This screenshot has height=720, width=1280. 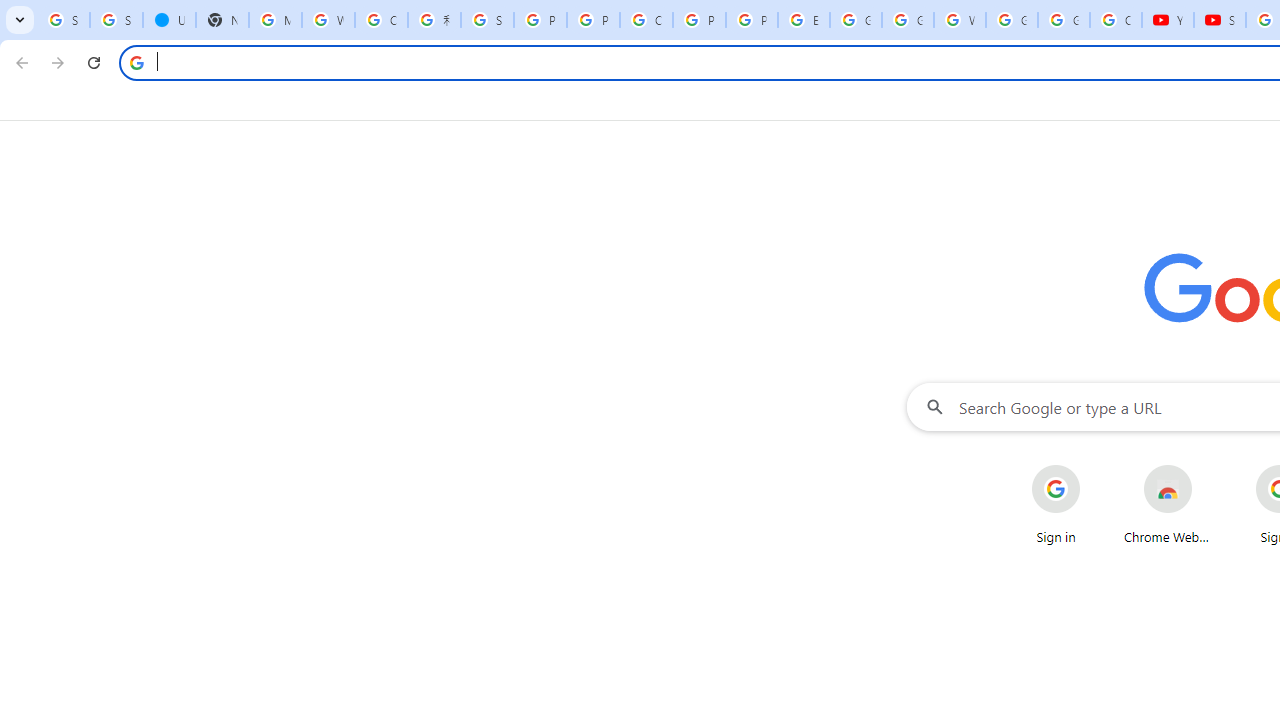 What do you see at coordinates (1094, 466) in the screenshot?
I see `'More actions for Sign in shortcut'` at bounding box center [1094, 466].